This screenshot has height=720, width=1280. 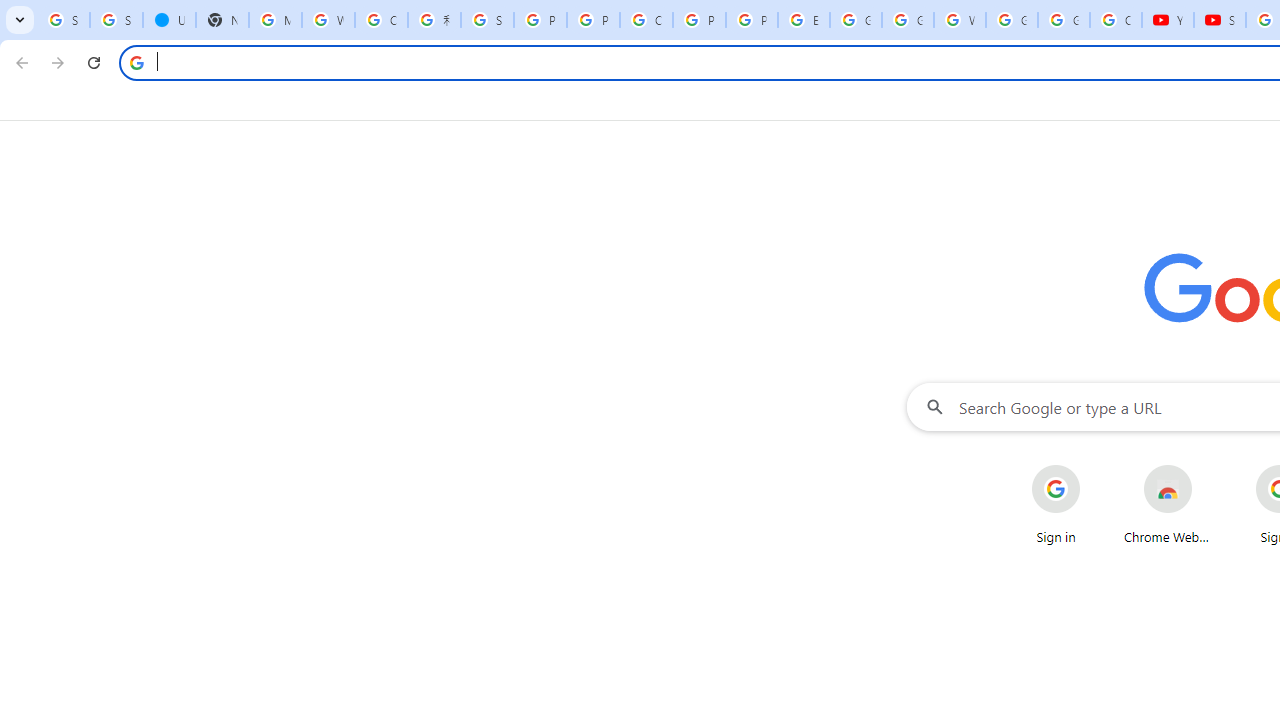 What do you see at coordinates (1094, 466) in the screenshot?
I see `'More actions for Sign in shortcut'` at bounding box center [1094, 466].